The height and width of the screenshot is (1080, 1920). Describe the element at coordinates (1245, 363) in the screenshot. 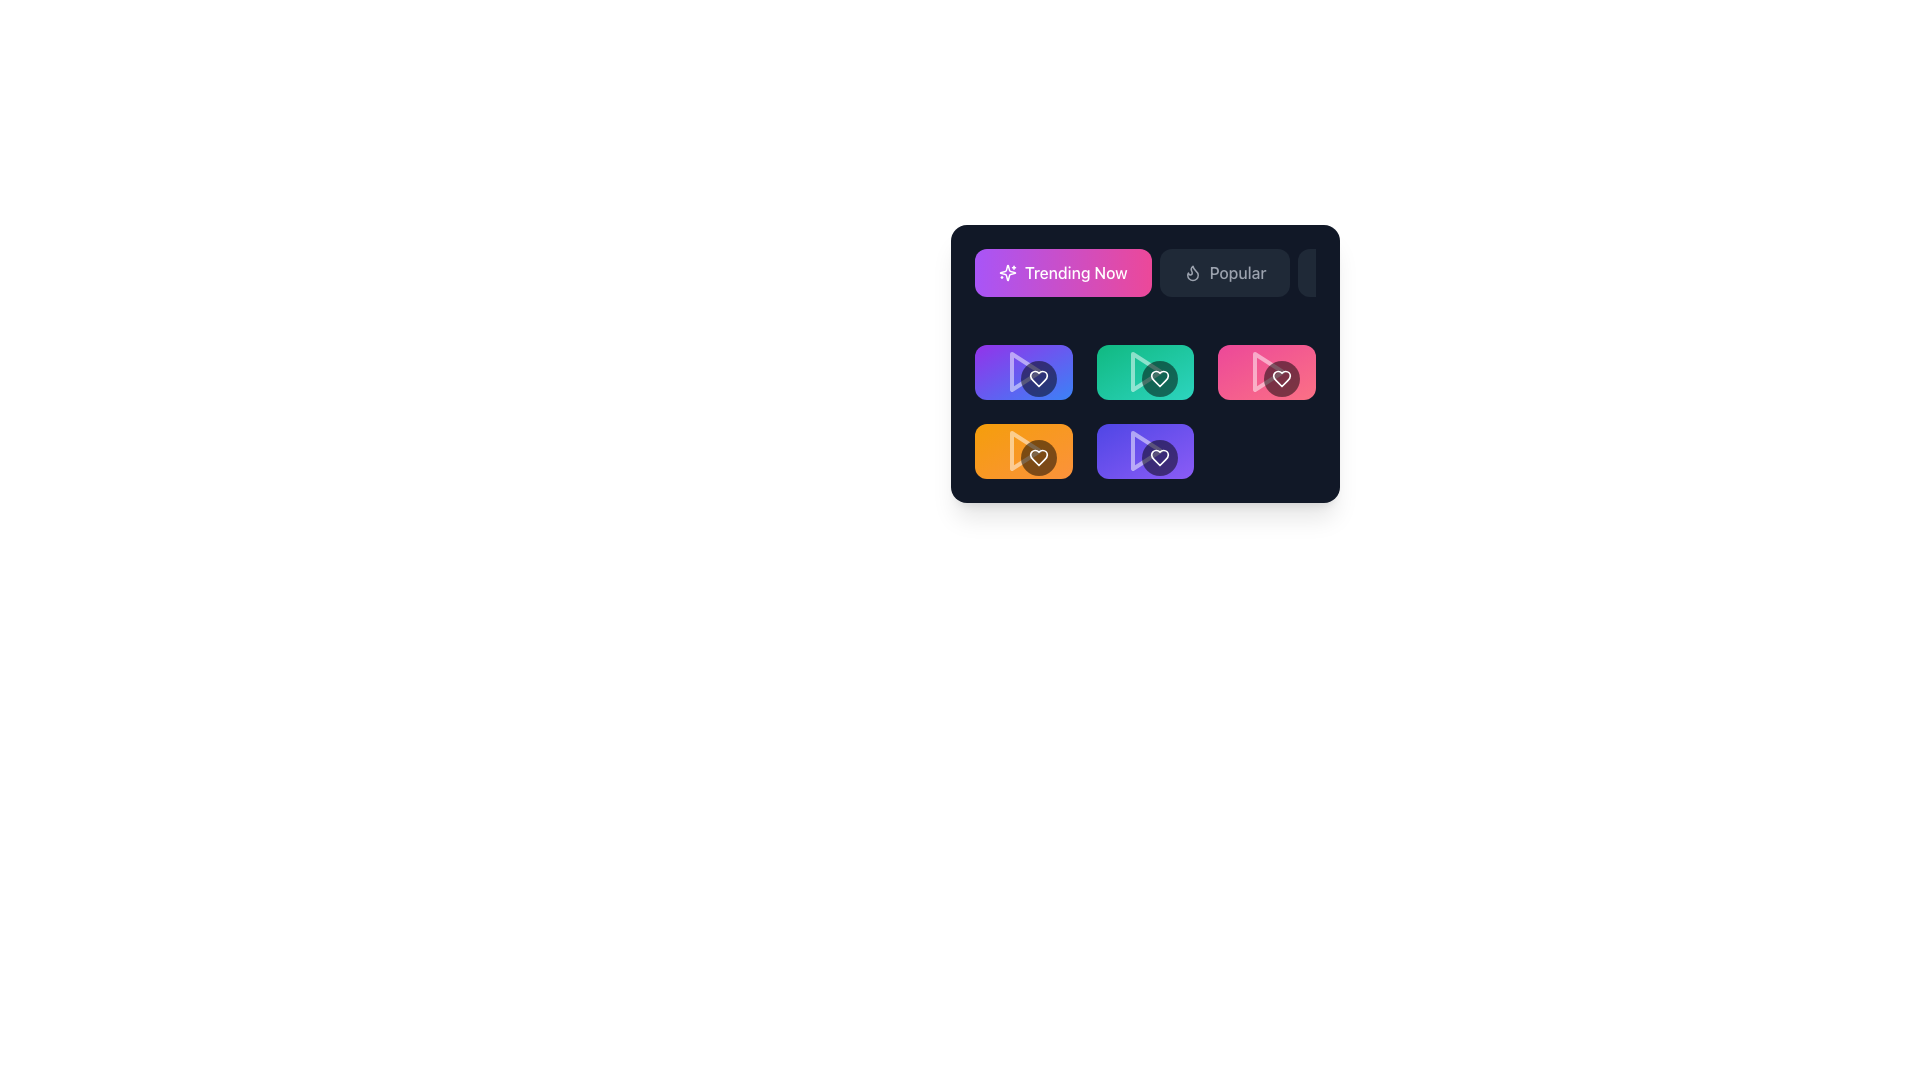

I see `the sharing icon, which resembles a graph network with a central node and three surrounding circular nodes, located within a pink gradient button on the right side of the second row` at that location.